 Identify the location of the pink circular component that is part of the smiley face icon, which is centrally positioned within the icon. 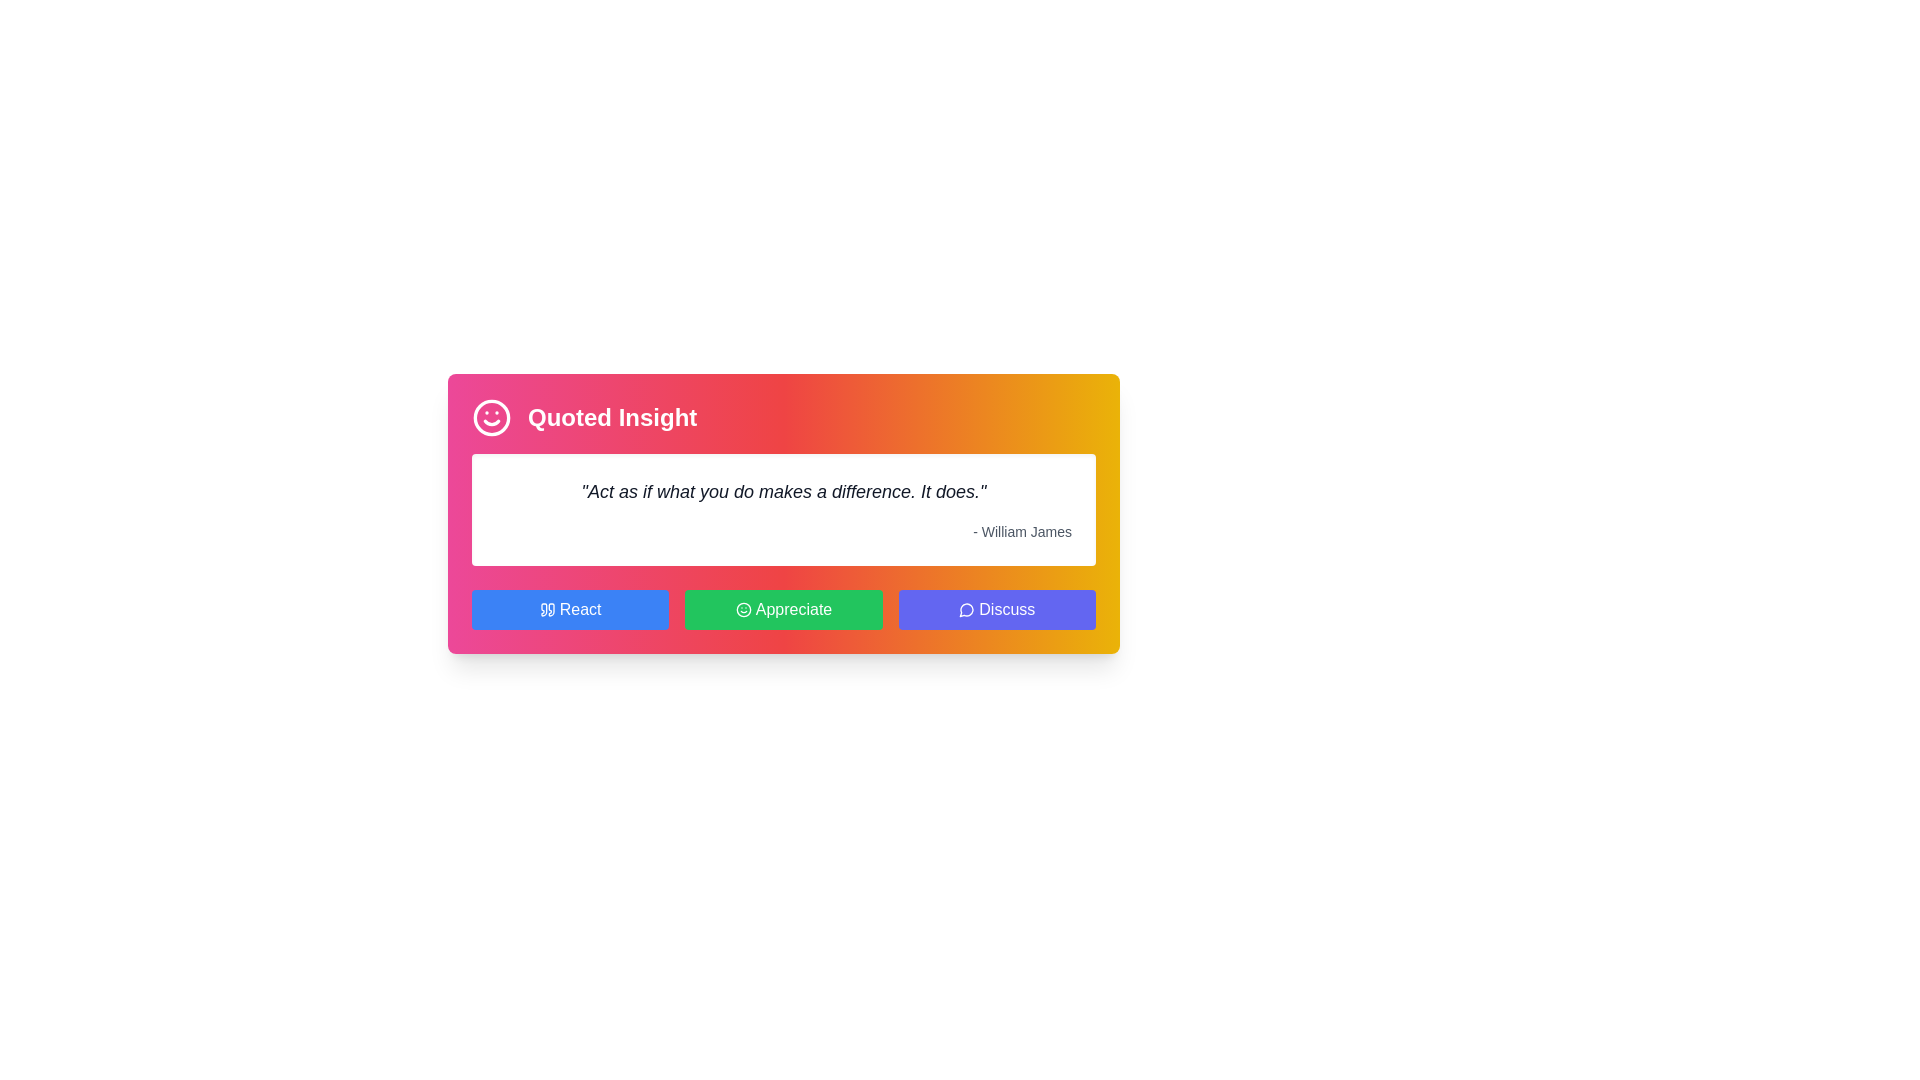
(491, 416).